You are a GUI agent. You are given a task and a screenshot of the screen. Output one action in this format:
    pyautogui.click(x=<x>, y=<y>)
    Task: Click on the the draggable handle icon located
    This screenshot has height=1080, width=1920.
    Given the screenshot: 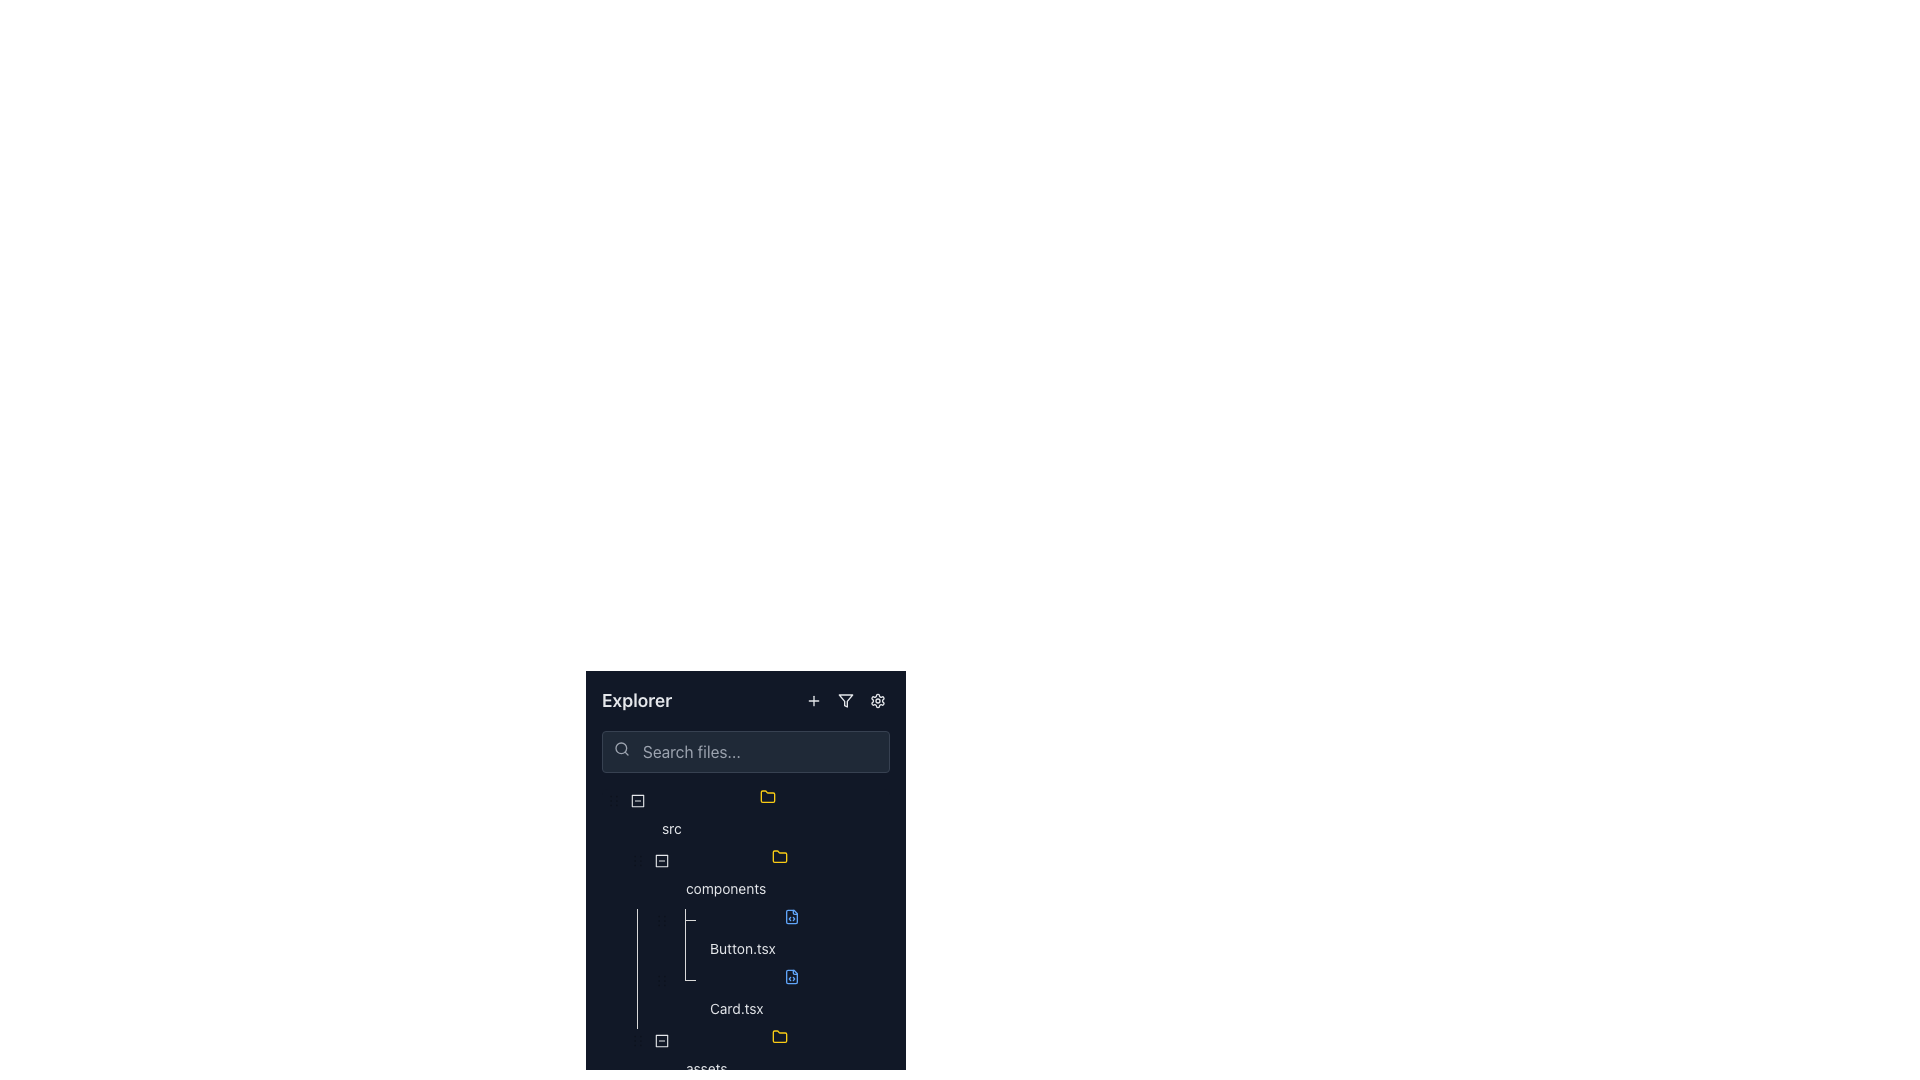 What is the action you would take?
    pyautogui.click(x=662, y=921)
    